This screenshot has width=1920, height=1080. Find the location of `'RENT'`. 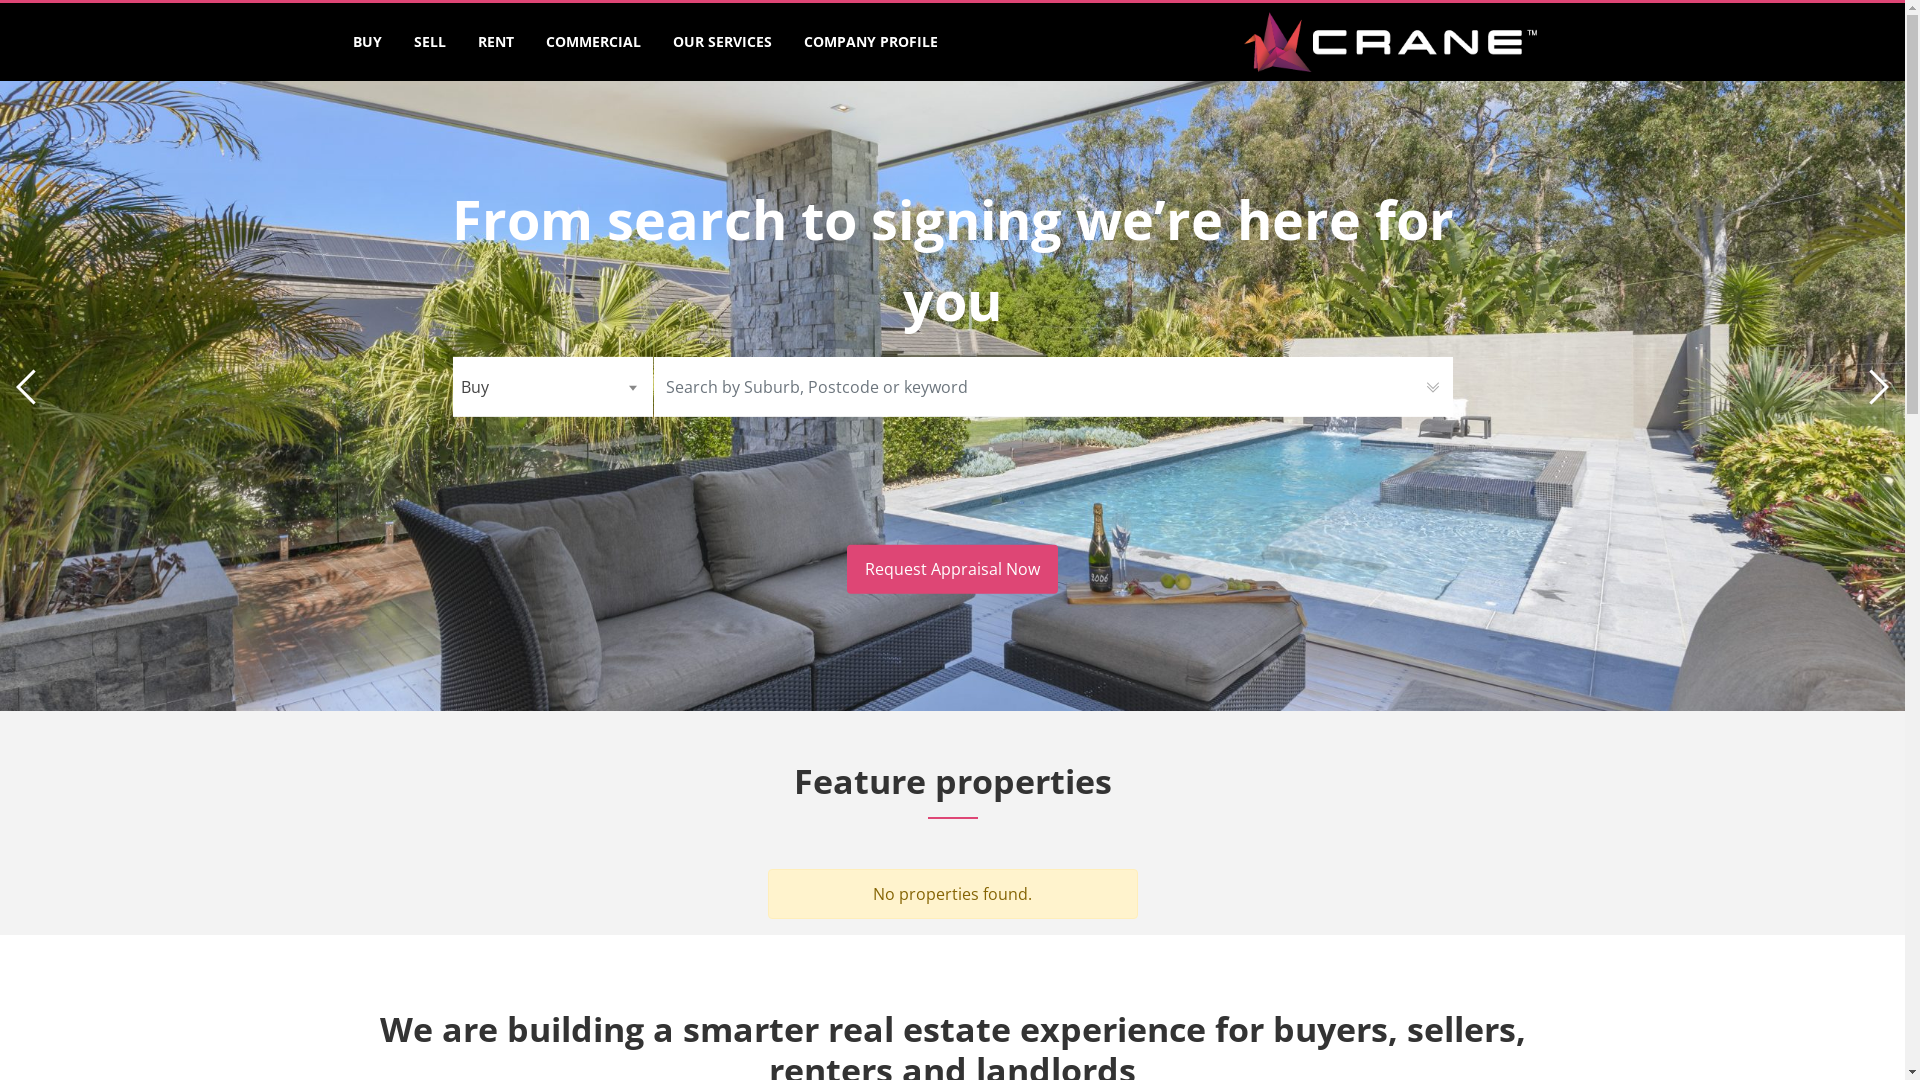

'RENT' is located at coordinates (495, 42).